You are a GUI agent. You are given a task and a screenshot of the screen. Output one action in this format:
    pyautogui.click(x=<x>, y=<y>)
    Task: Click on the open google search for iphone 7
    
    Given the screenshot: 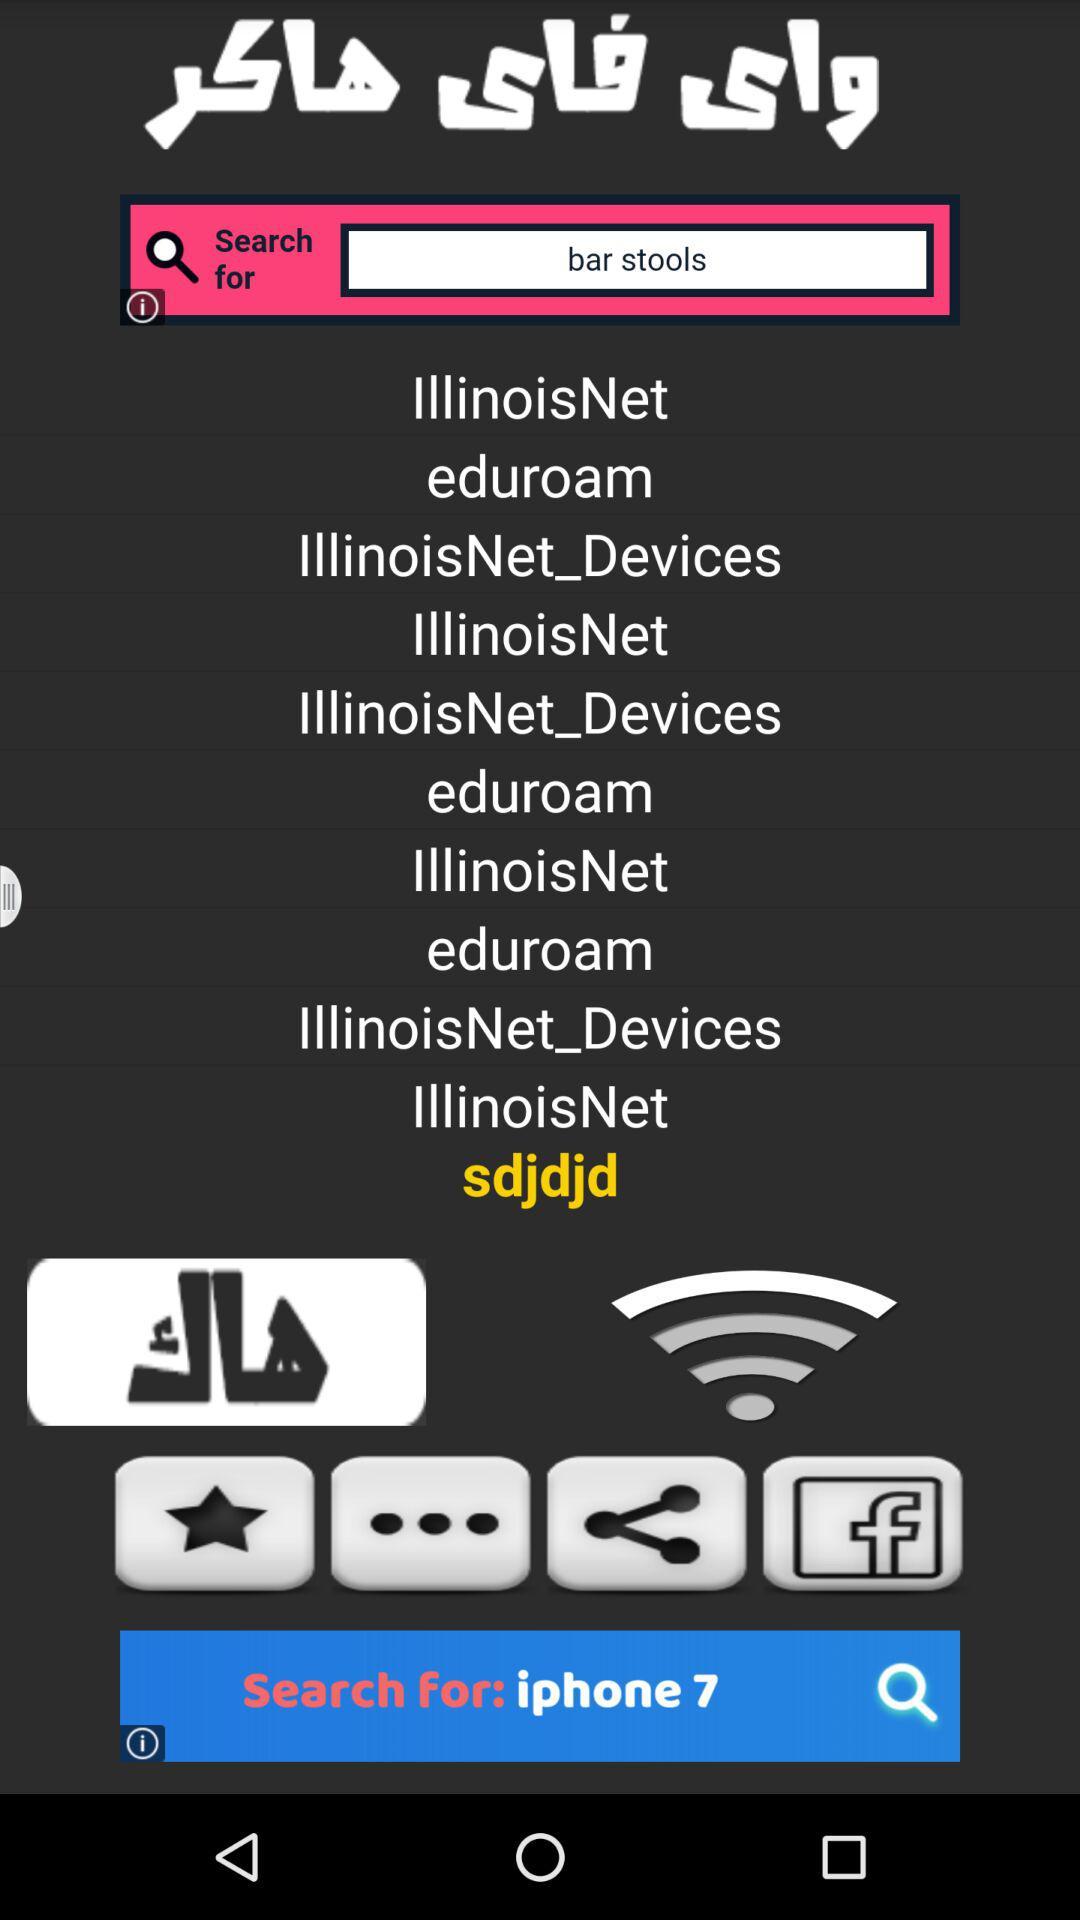 What is the action you would take?
    pyautogui.click(x=540, y=1695)
    